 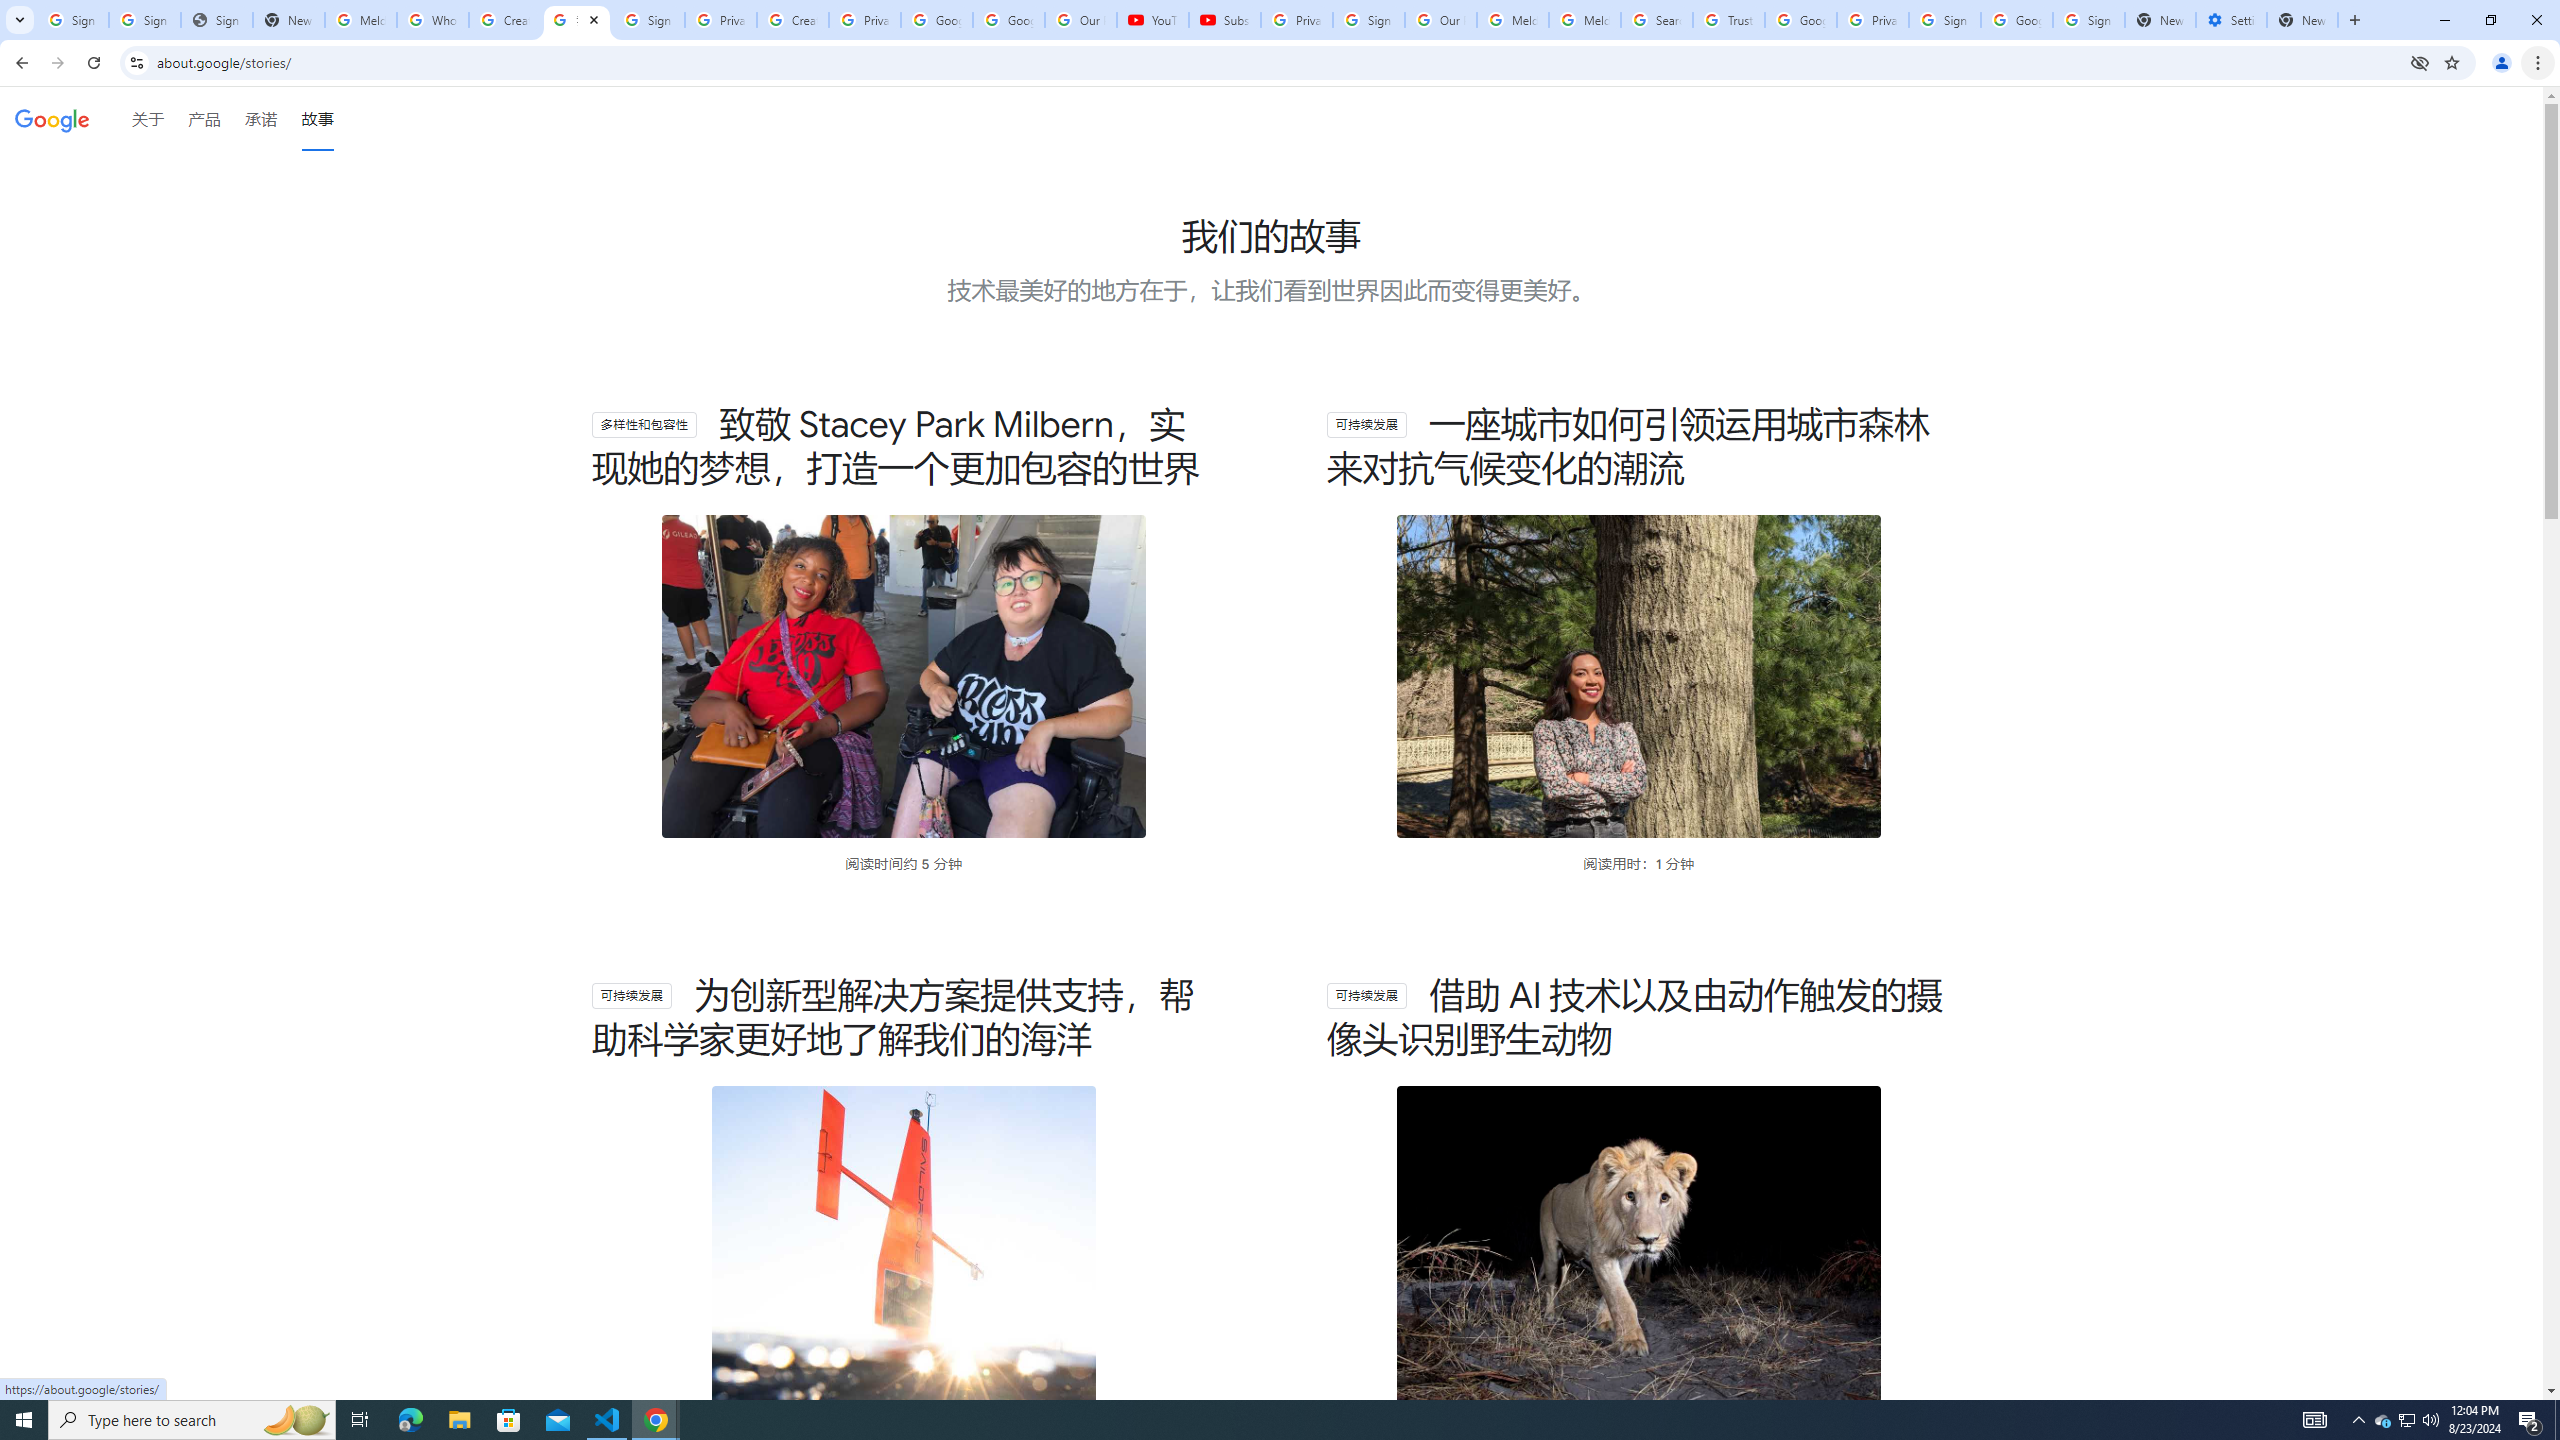 I want to click on 'Settings - Addresses and more', so click(x=2230, y=19).